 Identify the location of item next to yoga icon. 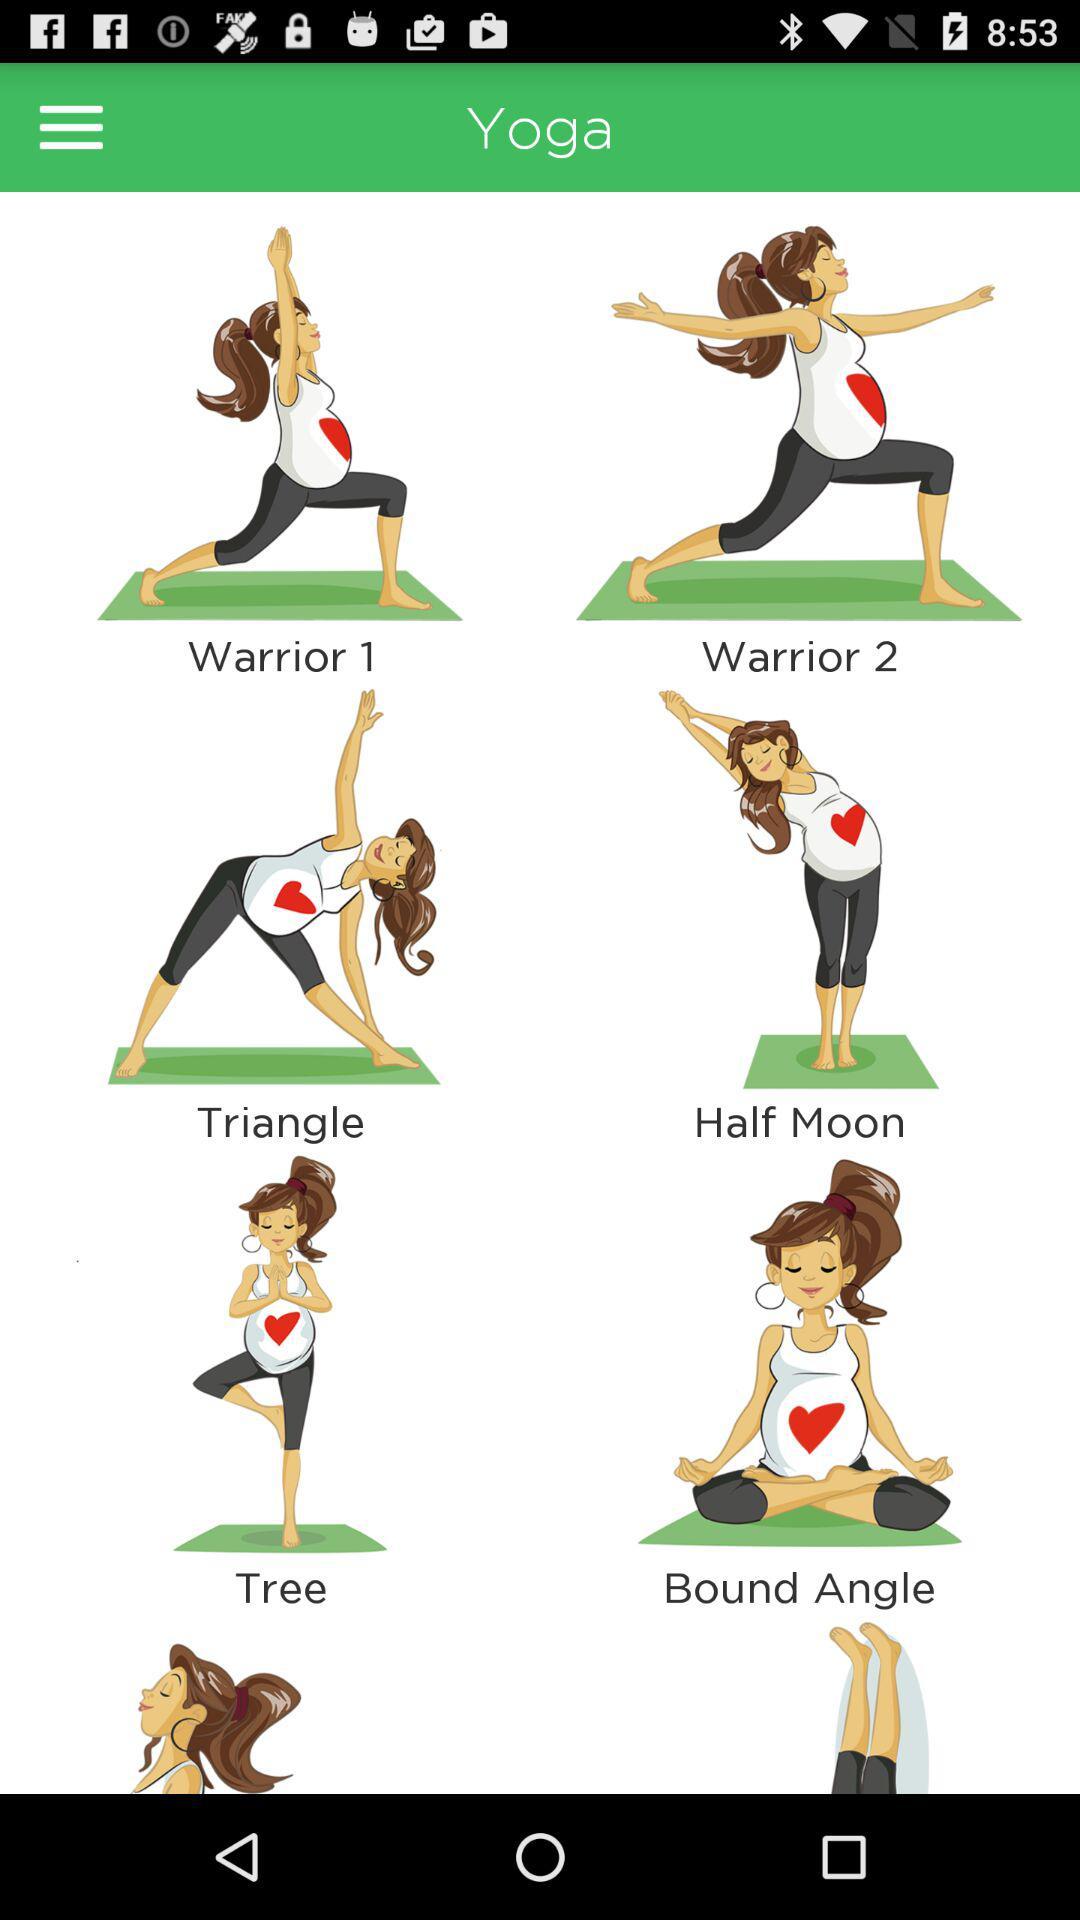
(70, 126).